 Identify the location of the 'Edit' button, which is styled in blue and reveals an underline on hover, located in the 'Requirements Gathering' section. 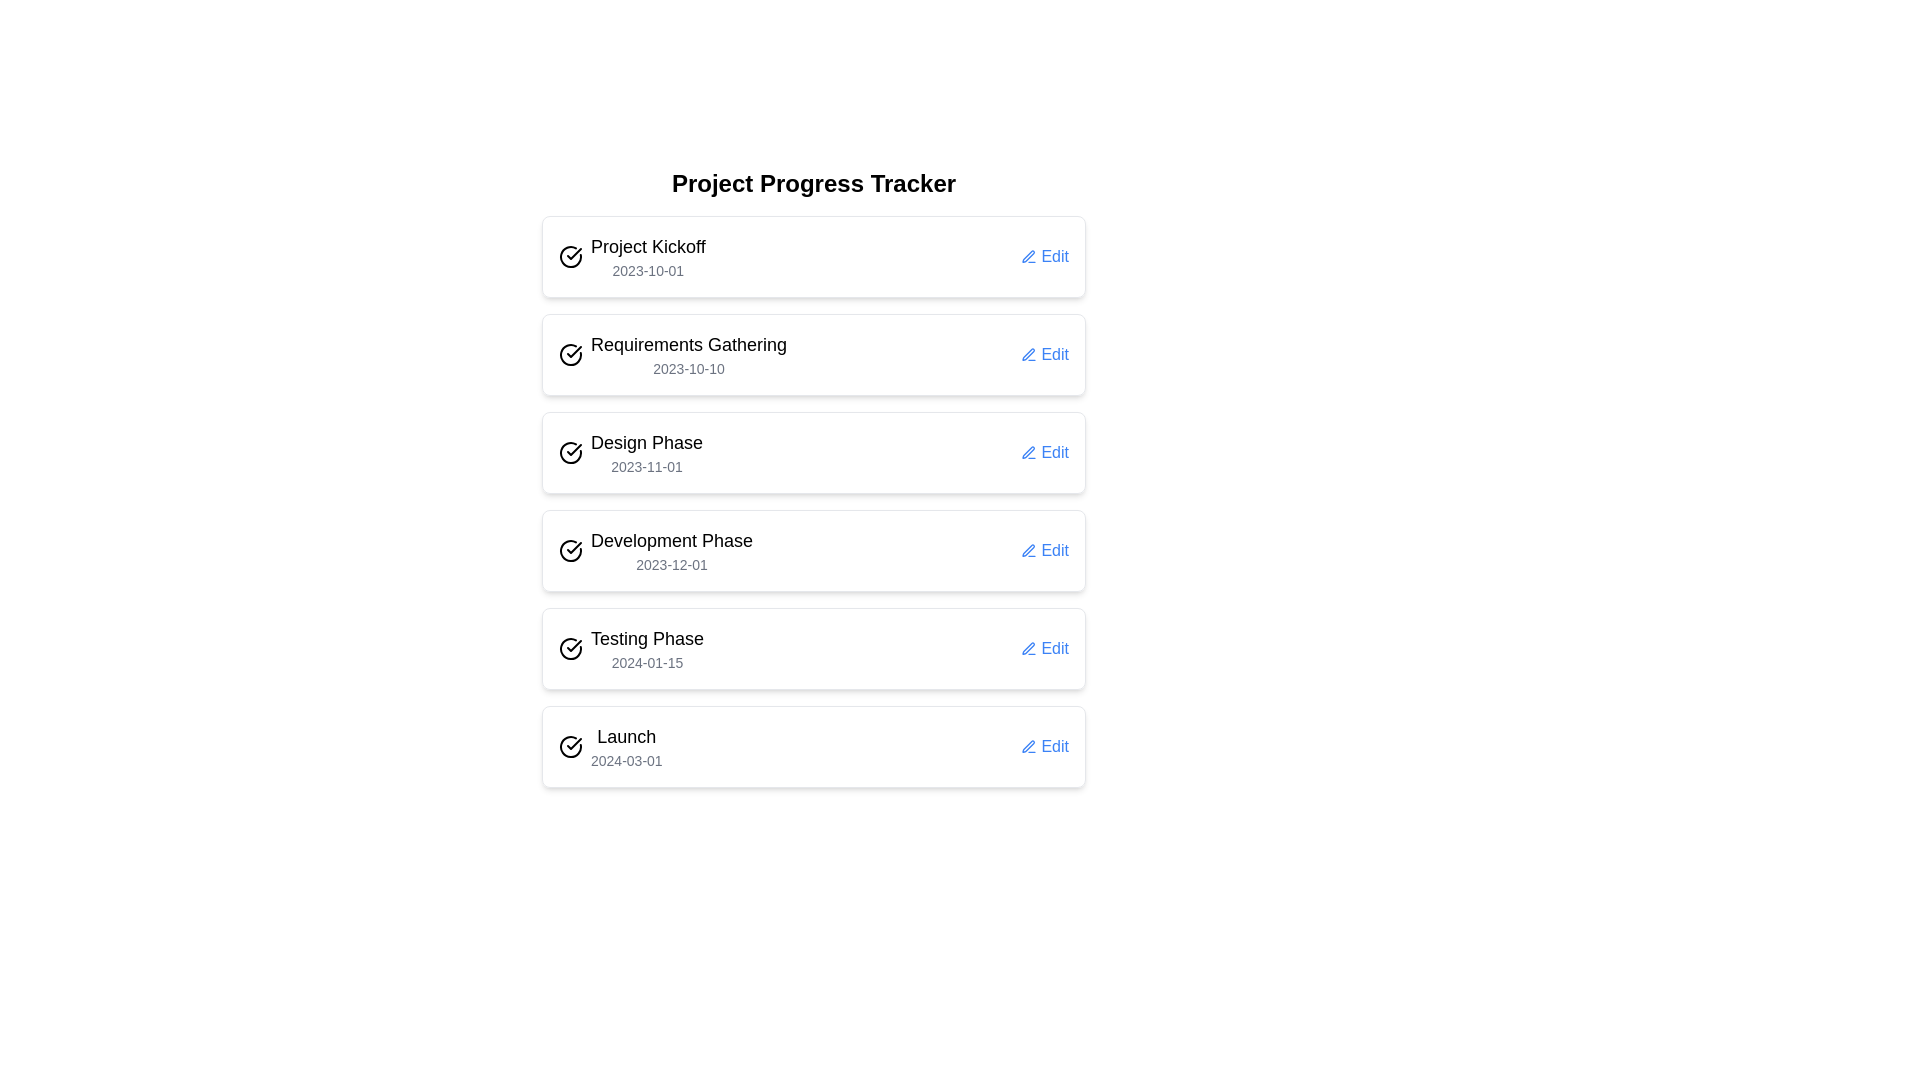
(1044, 353).